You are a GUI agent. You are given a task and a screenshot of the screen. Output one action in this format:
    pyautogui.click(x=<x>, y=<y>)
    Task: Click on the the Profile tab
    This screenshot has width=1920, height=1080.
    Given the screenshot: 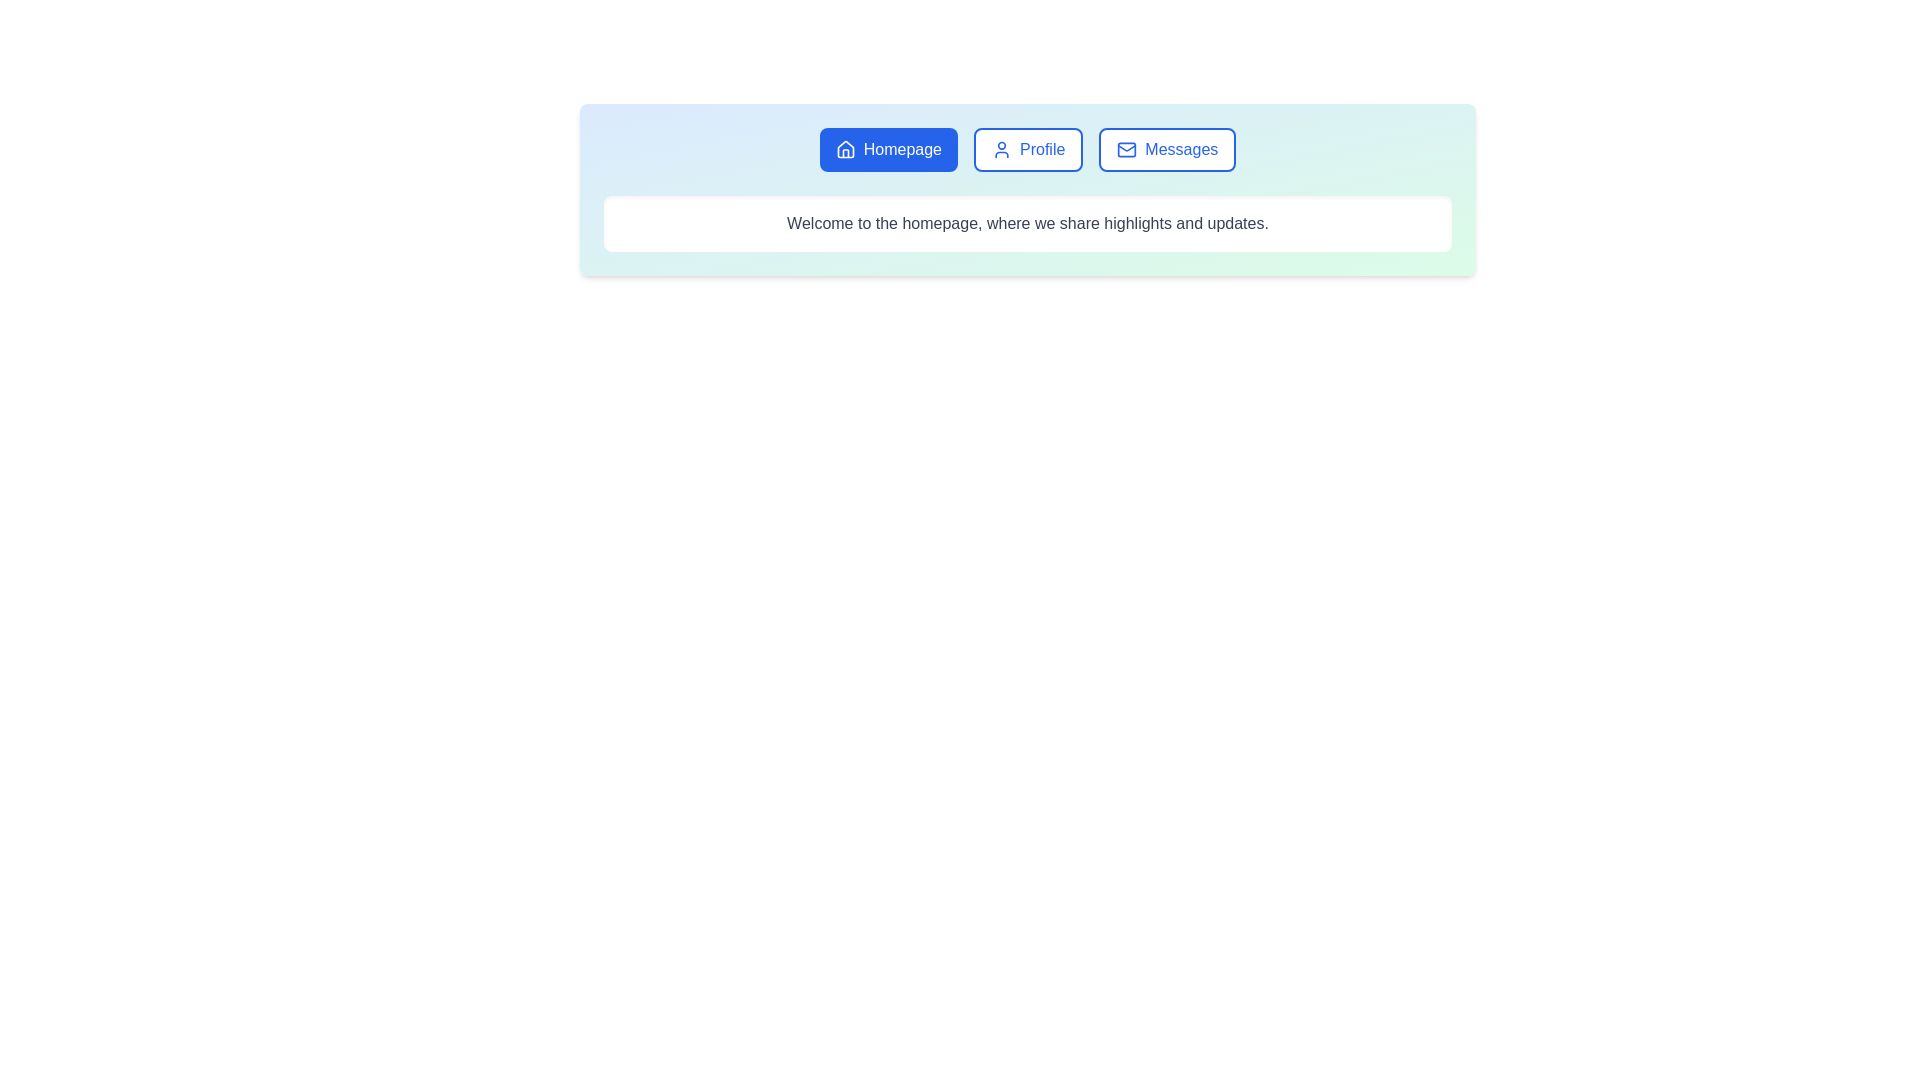 What is the action you would take?
    pyautogui.click(x=1027, y=149)
    